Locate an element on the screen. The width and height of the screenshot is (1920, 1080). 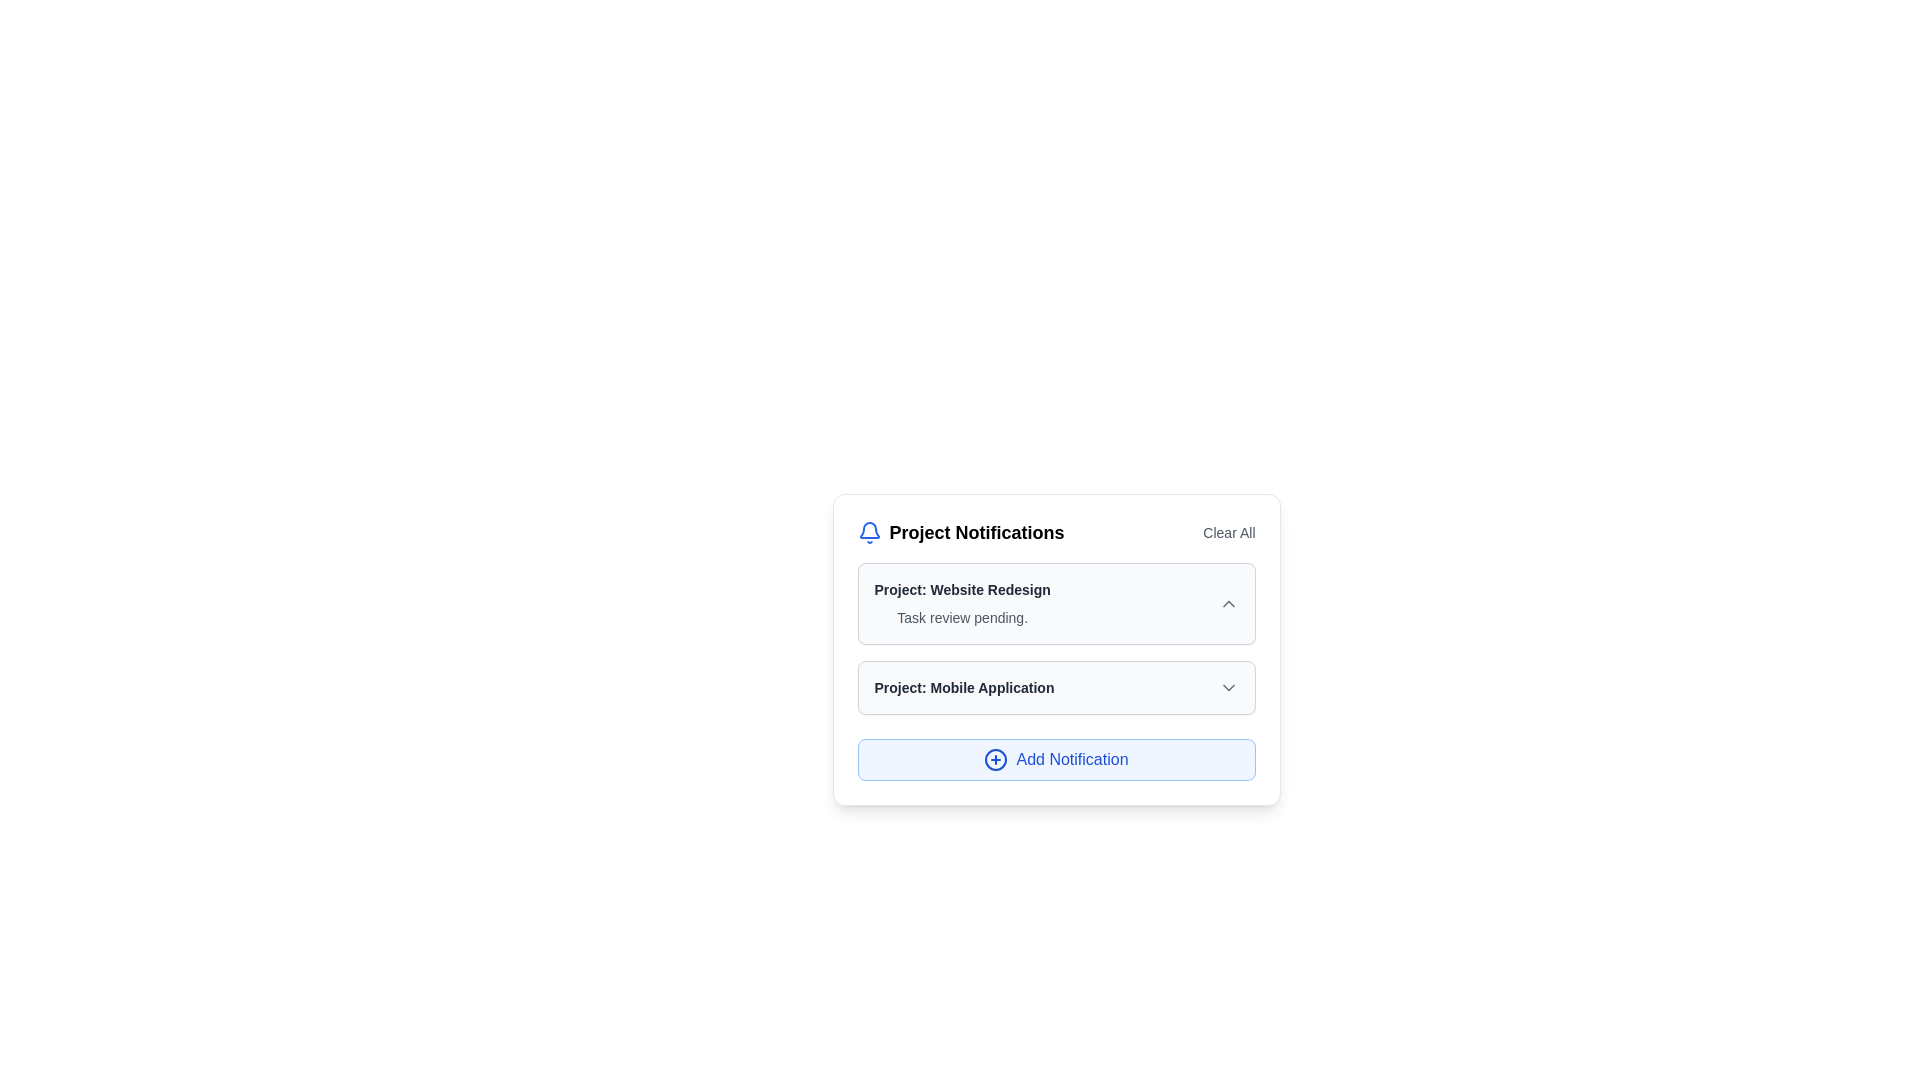
the text label reading 'Task review pending.' which is displayed in muted gray color, located below the bold header 'Project: Website Redesign' is located at coordinates (962, 616).